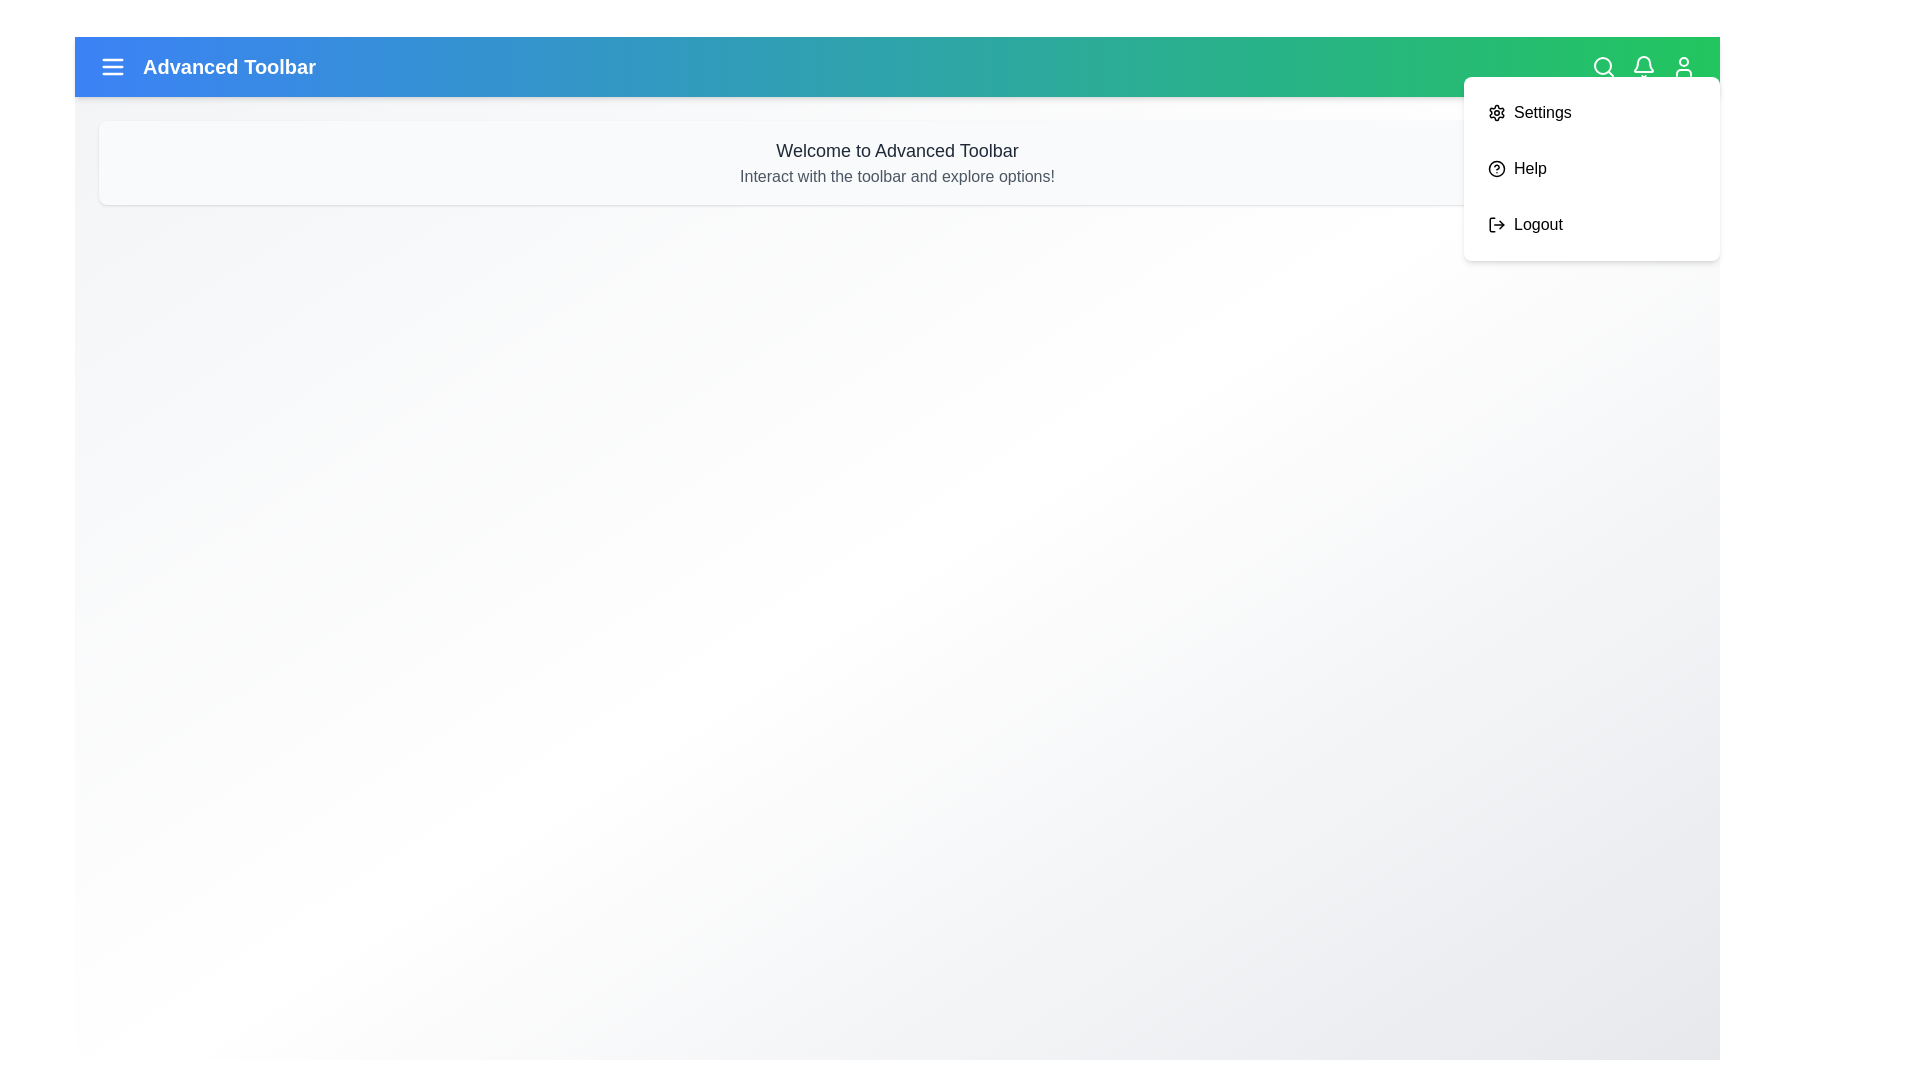 Image resolution: width=1920 pixels, height=1080 pixels. Describe the element at coordinates (1591, 112) in the screenshot. I see `the menu item Settings` at that location.